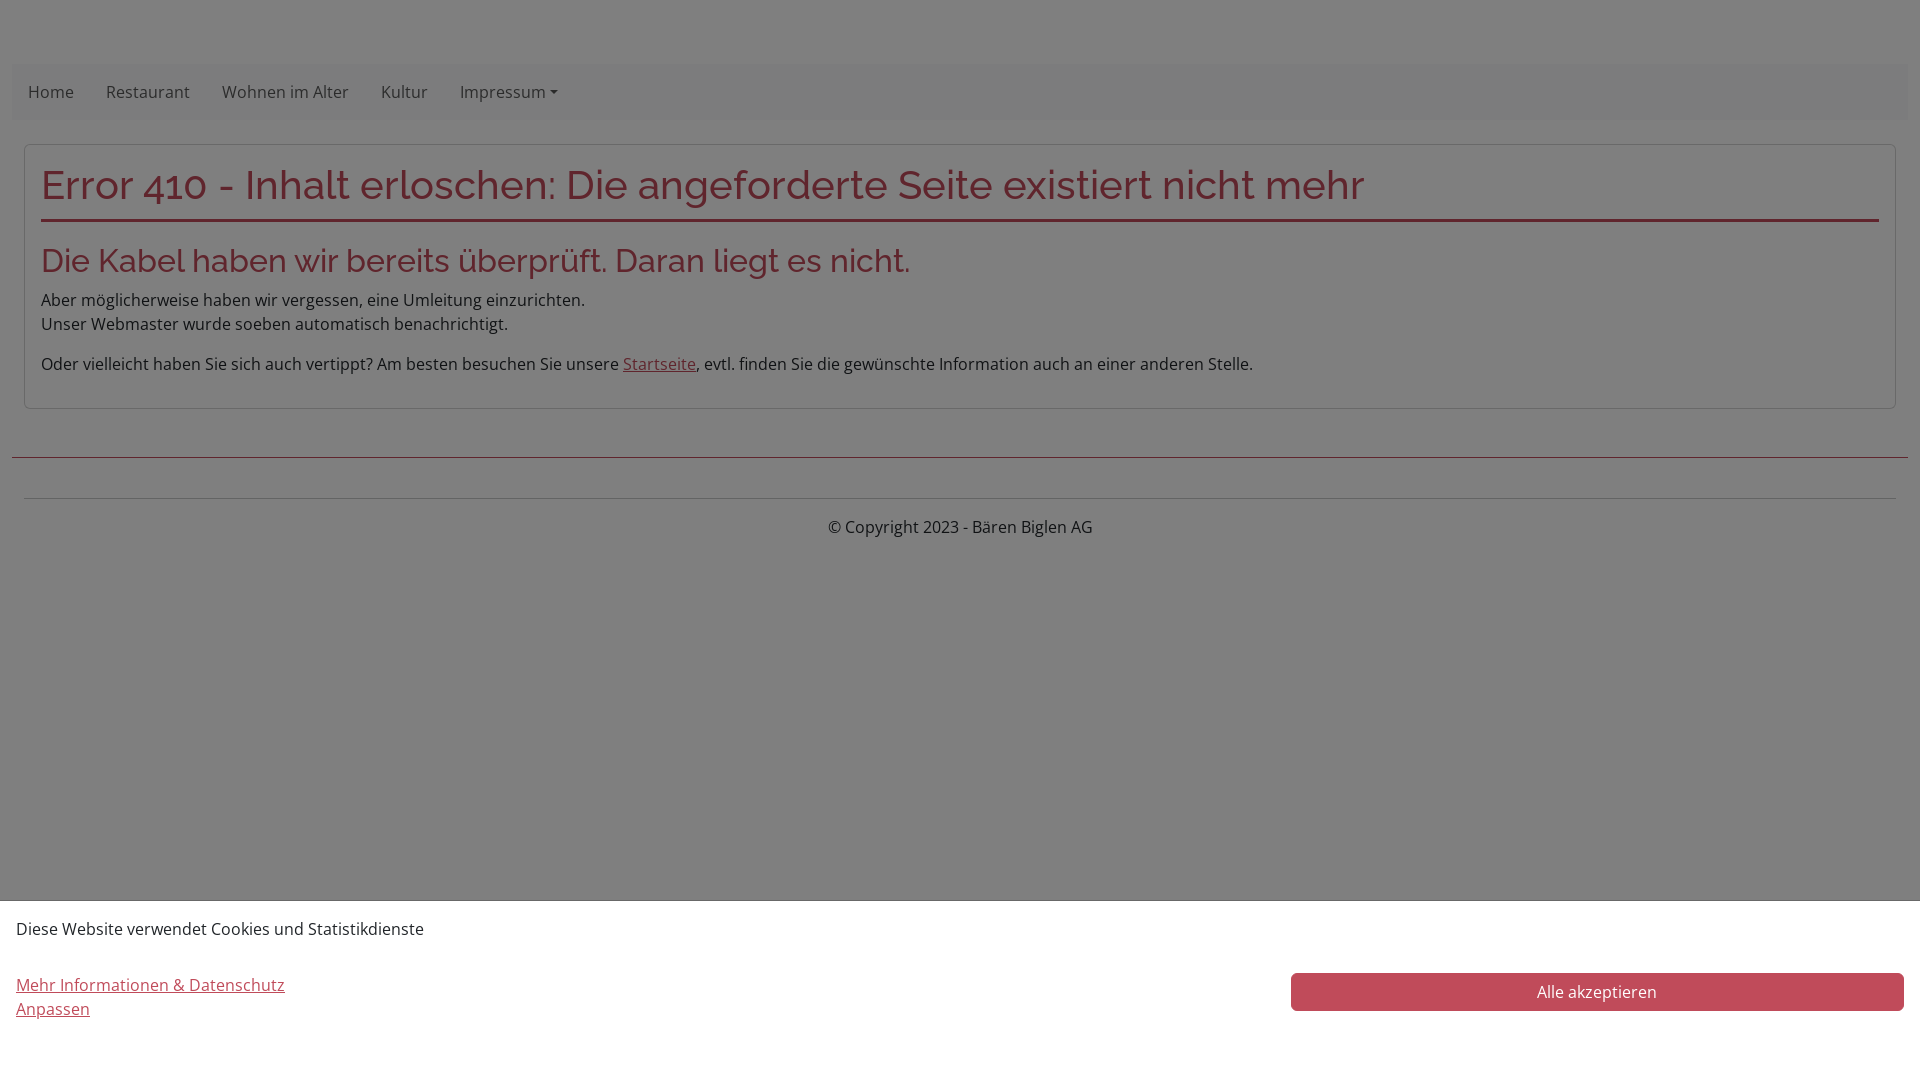  Describe the element at coordinates (51, 92) in the screenshot. I see `'Home'` at that location.